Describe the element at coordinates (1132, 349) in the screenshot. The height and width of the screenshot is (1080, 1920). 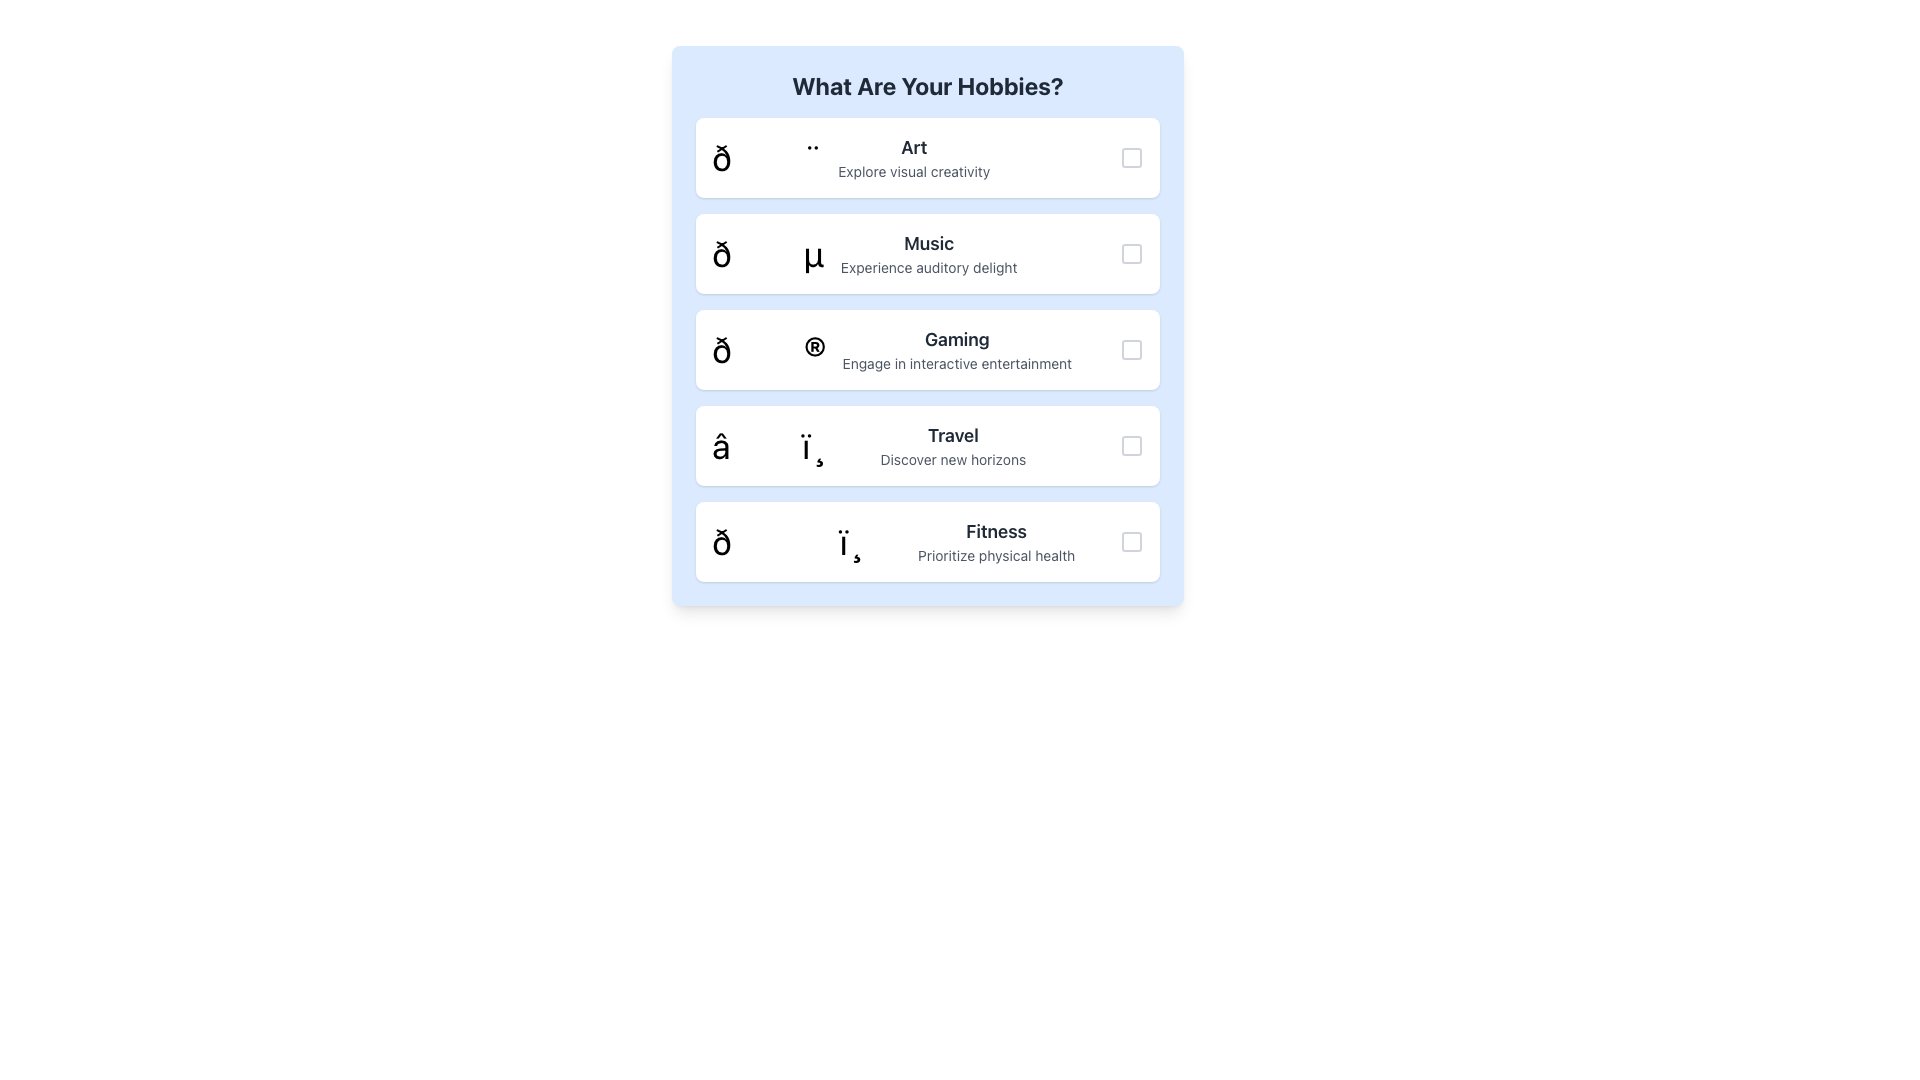
I see `the rightmost icon in the 'Gaming' section` at that location.